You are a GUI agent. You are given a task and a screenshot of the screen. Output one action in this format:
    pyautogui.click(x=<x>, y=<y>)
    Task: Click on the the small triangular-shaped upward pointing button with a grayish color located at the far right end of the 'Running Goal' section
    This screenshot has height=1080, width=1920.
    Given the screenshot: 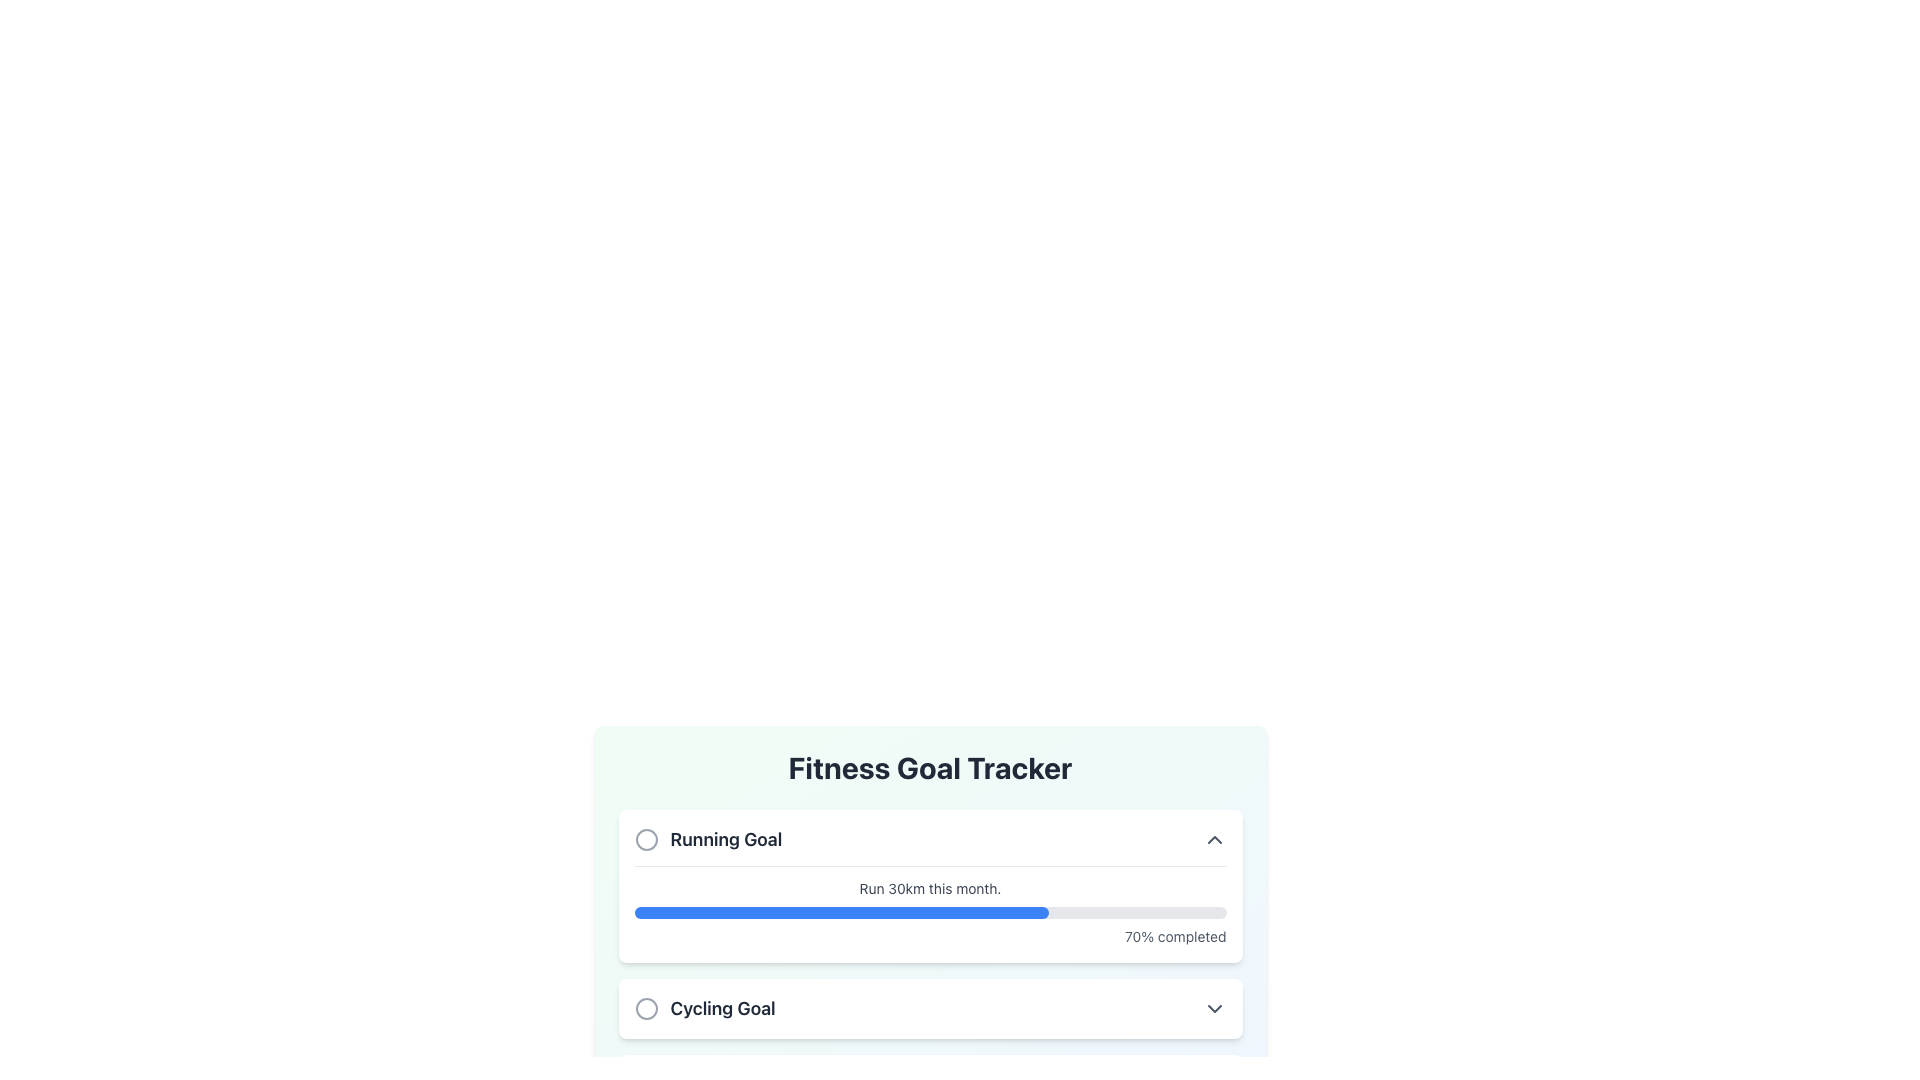 What is the action you would take?
    pyautogui.click(x=1213, y=840)
    